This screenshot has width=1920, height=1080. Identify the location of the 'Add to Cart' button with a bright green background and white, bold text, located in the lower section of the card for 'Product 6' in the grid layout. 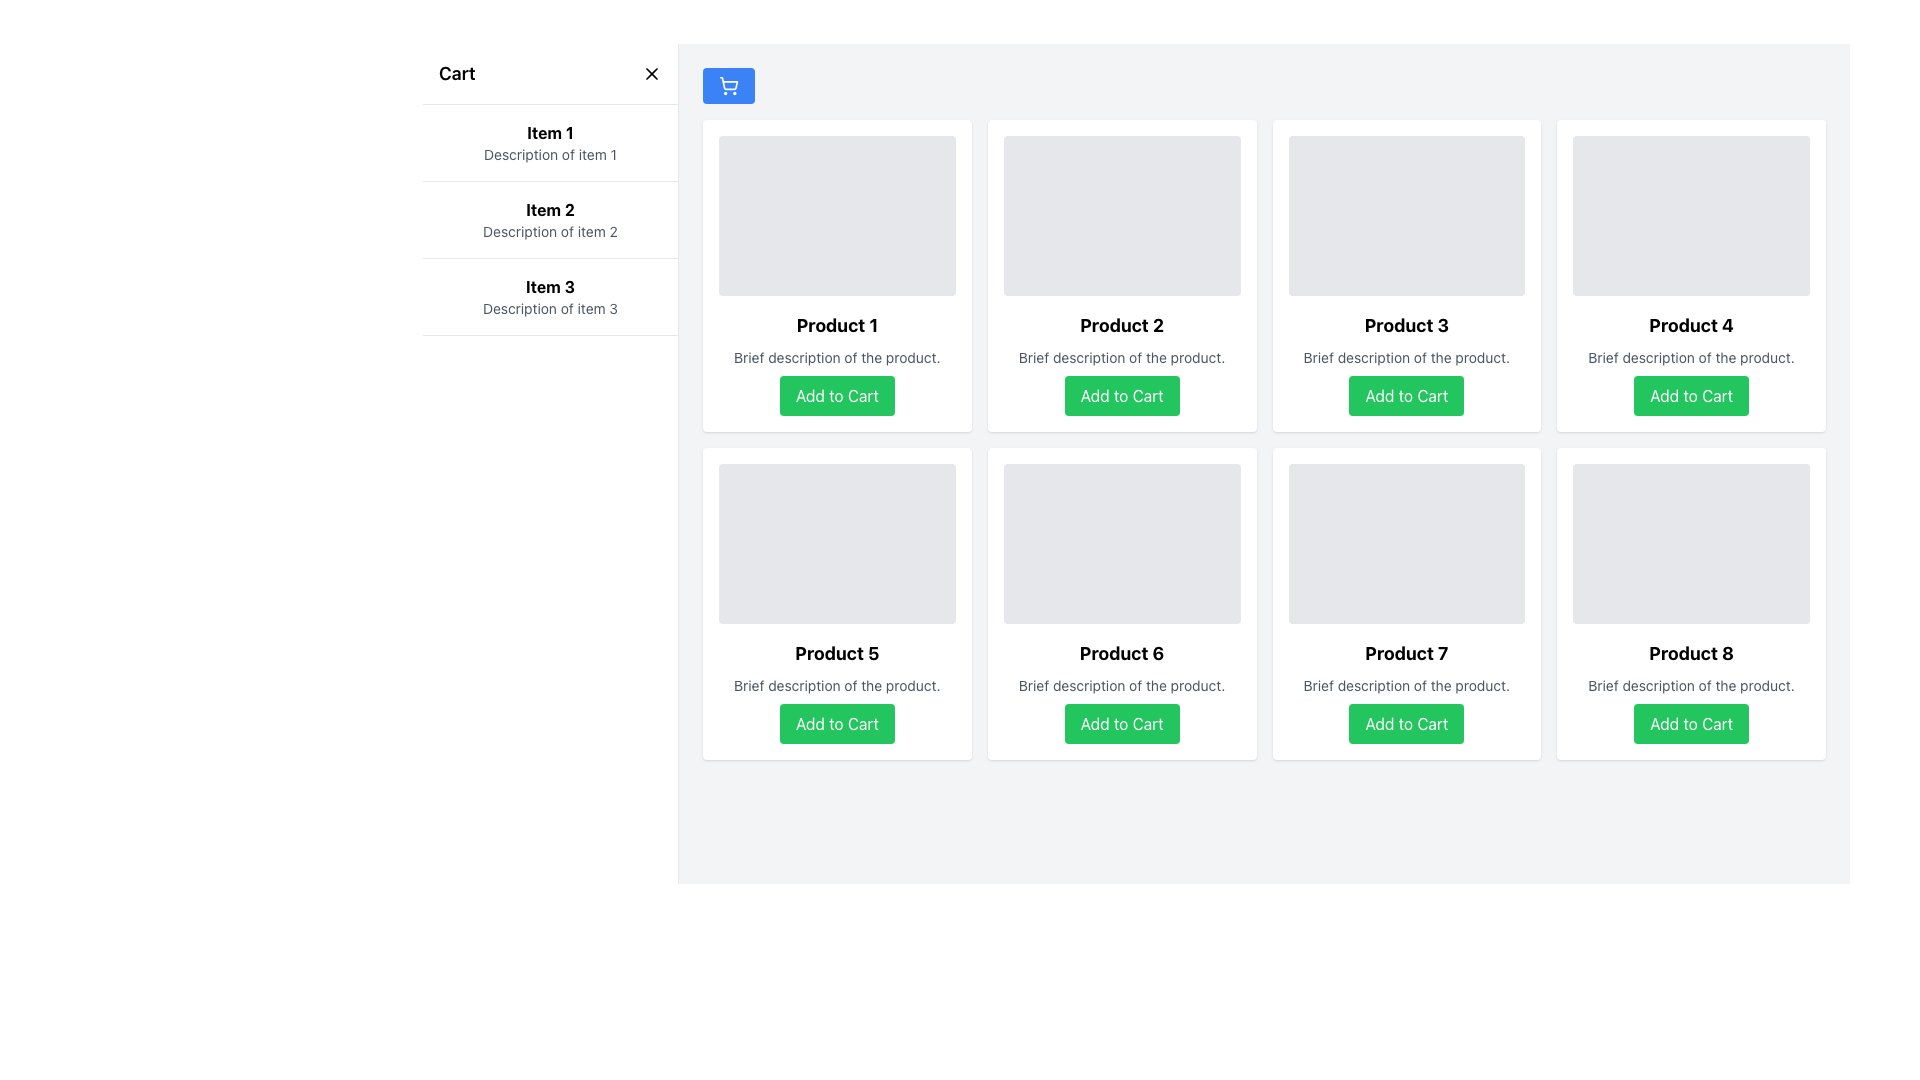
(1122, 724).